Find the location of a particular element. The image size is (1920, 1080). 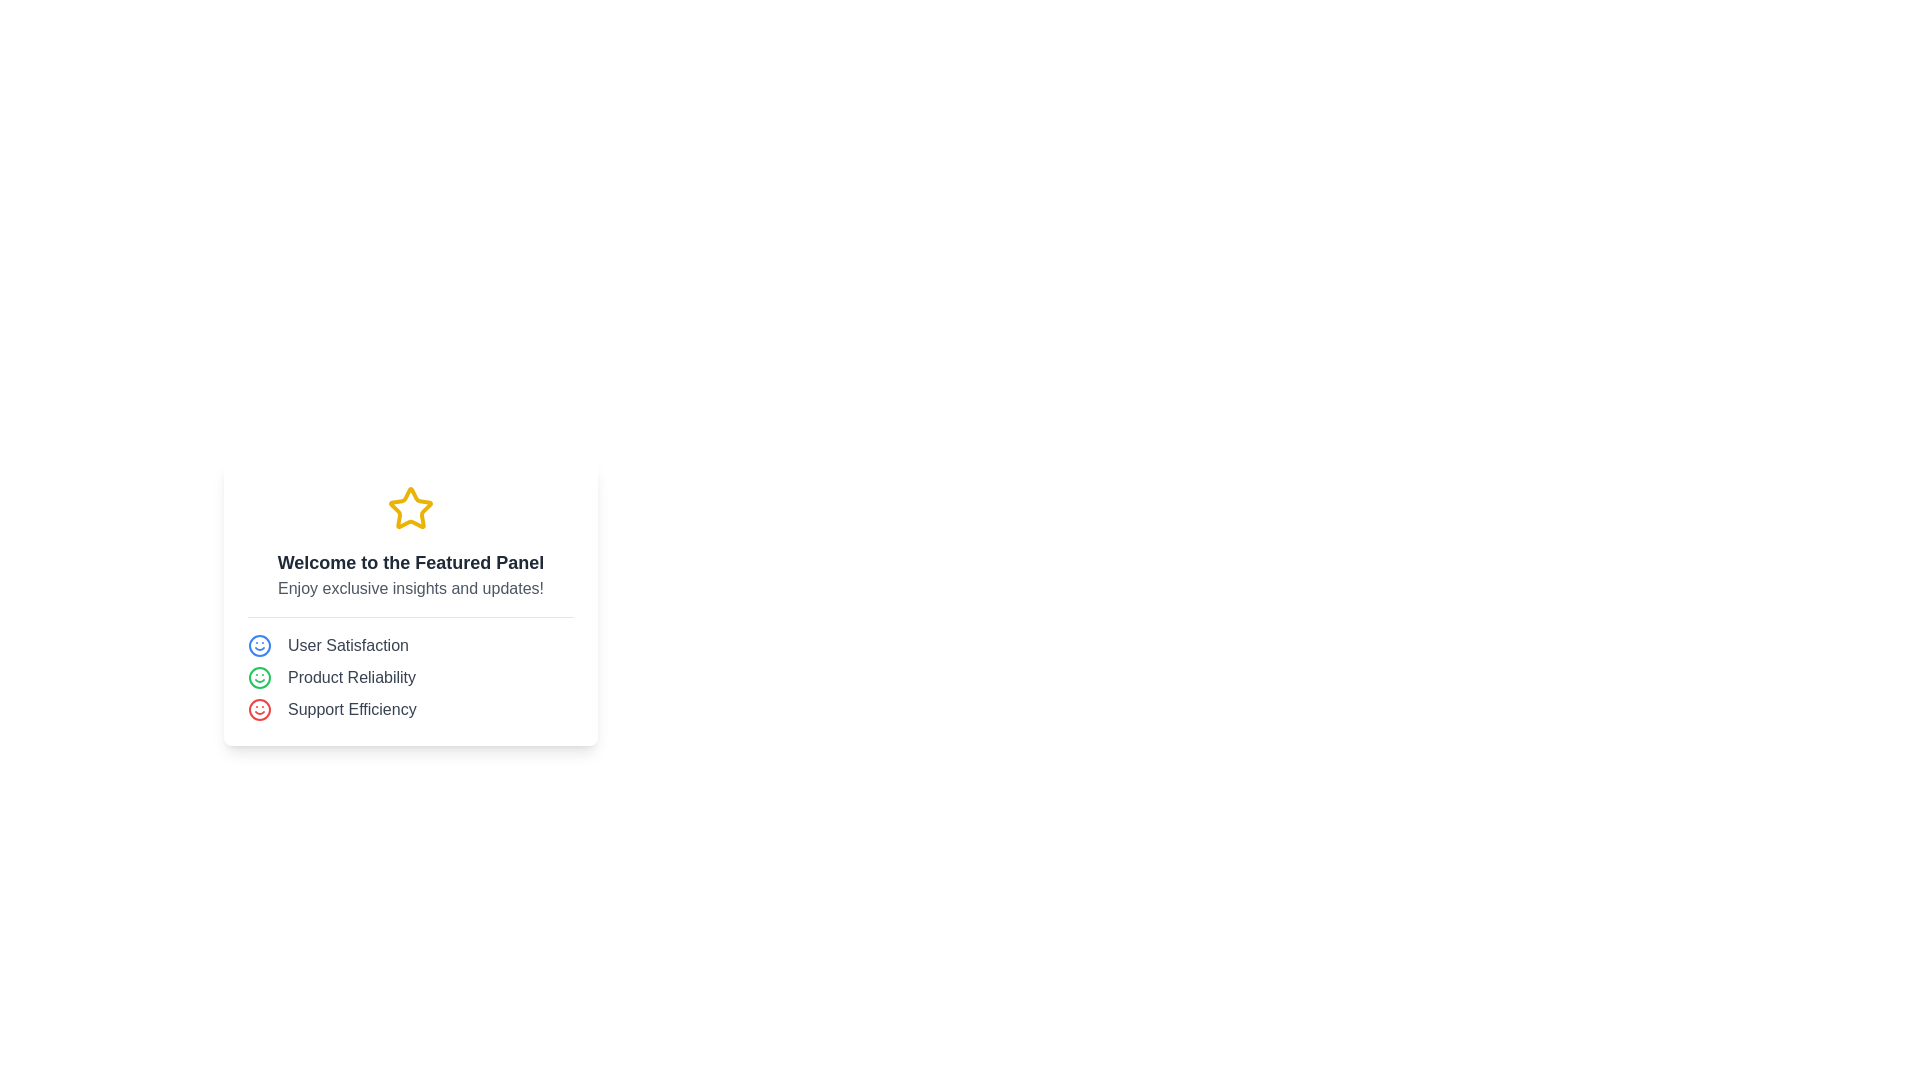

the visual icons for color-coded cues in the List with icon-text pairs, specifically focusing on the middle item labeled 'Product Reliability' is located at coordinates (410, 668).